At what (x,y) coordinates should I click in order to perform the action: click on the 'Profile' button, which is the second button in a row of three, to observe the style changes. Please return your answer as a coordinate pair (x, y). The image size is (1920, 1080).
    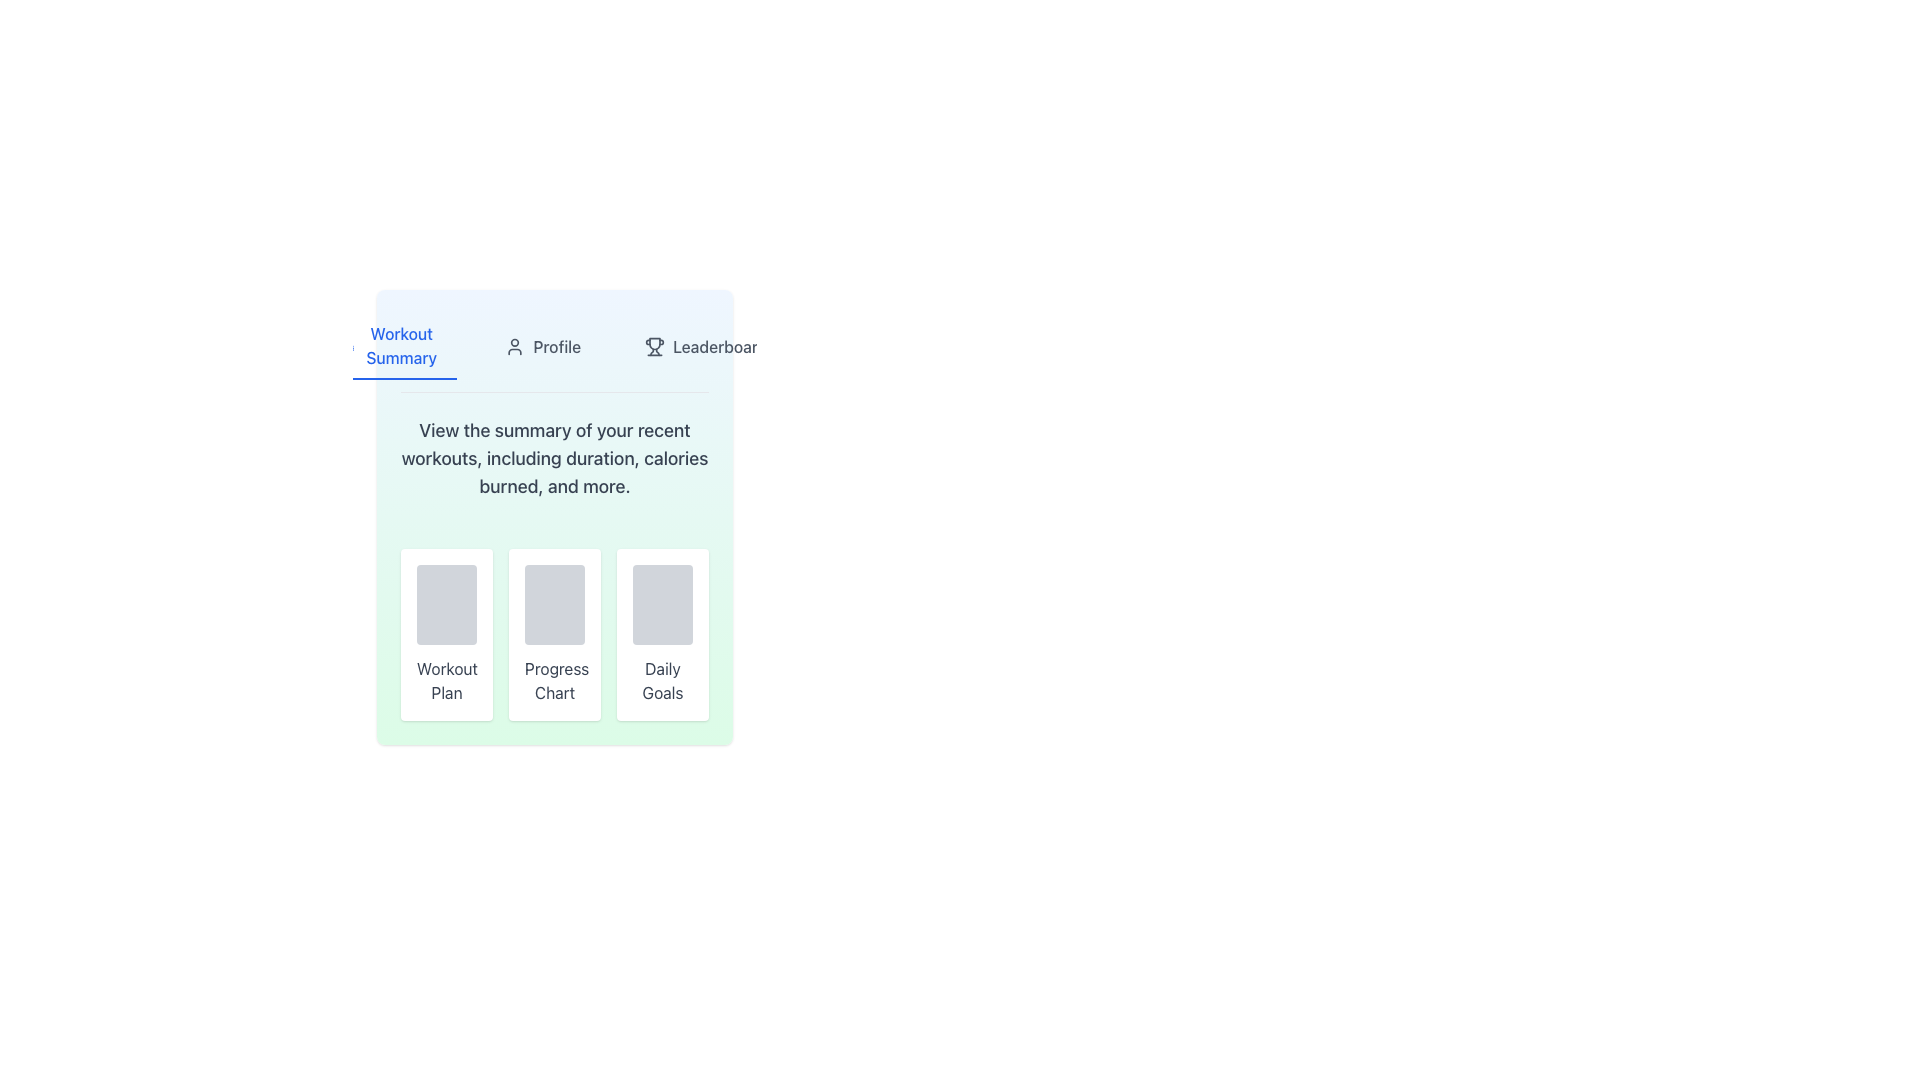
    Looking at the image, I should click on (543, 346).